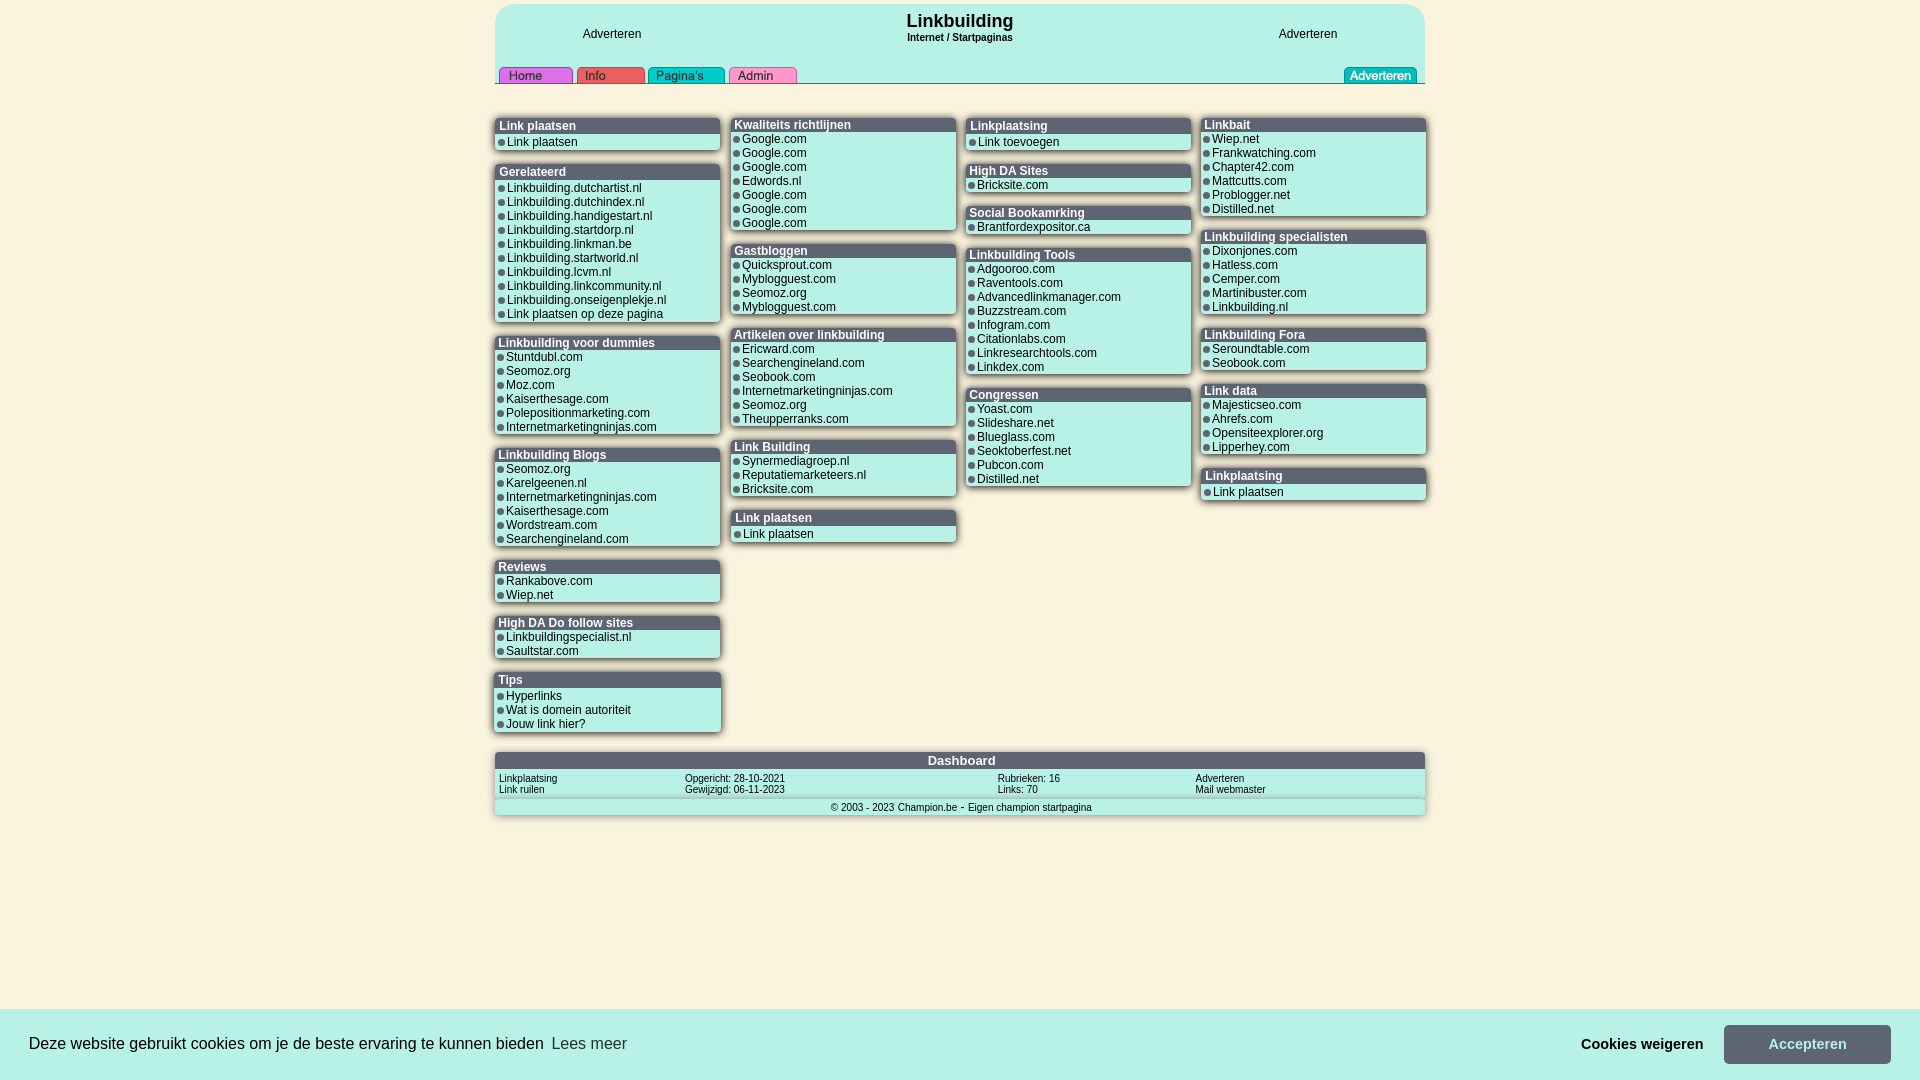  What do you see at coordinates (773, 195) in the screenshot?
I see `'Google.com'` at bounding box center [773, 195].